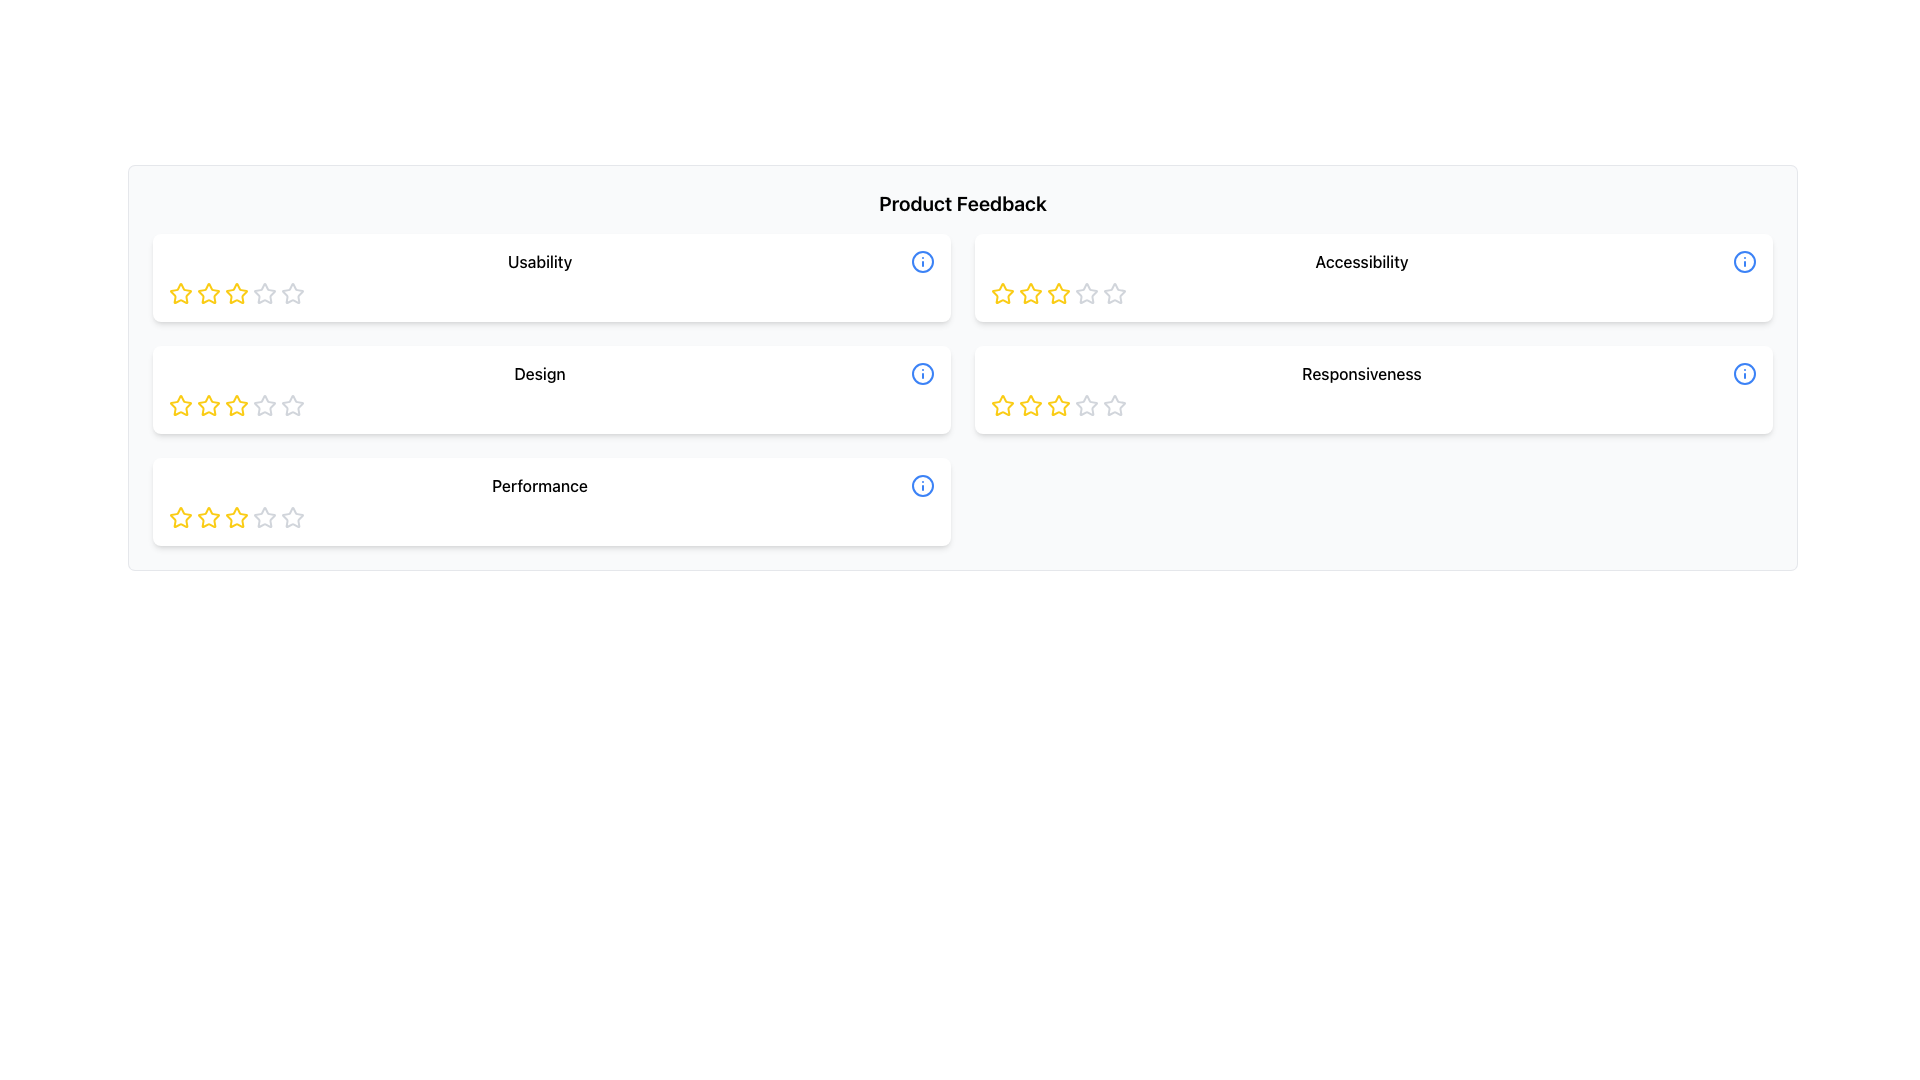  I want to click on the first yellow star icon in the rating stars associated with the 'Performance' category, so click(181, 516).